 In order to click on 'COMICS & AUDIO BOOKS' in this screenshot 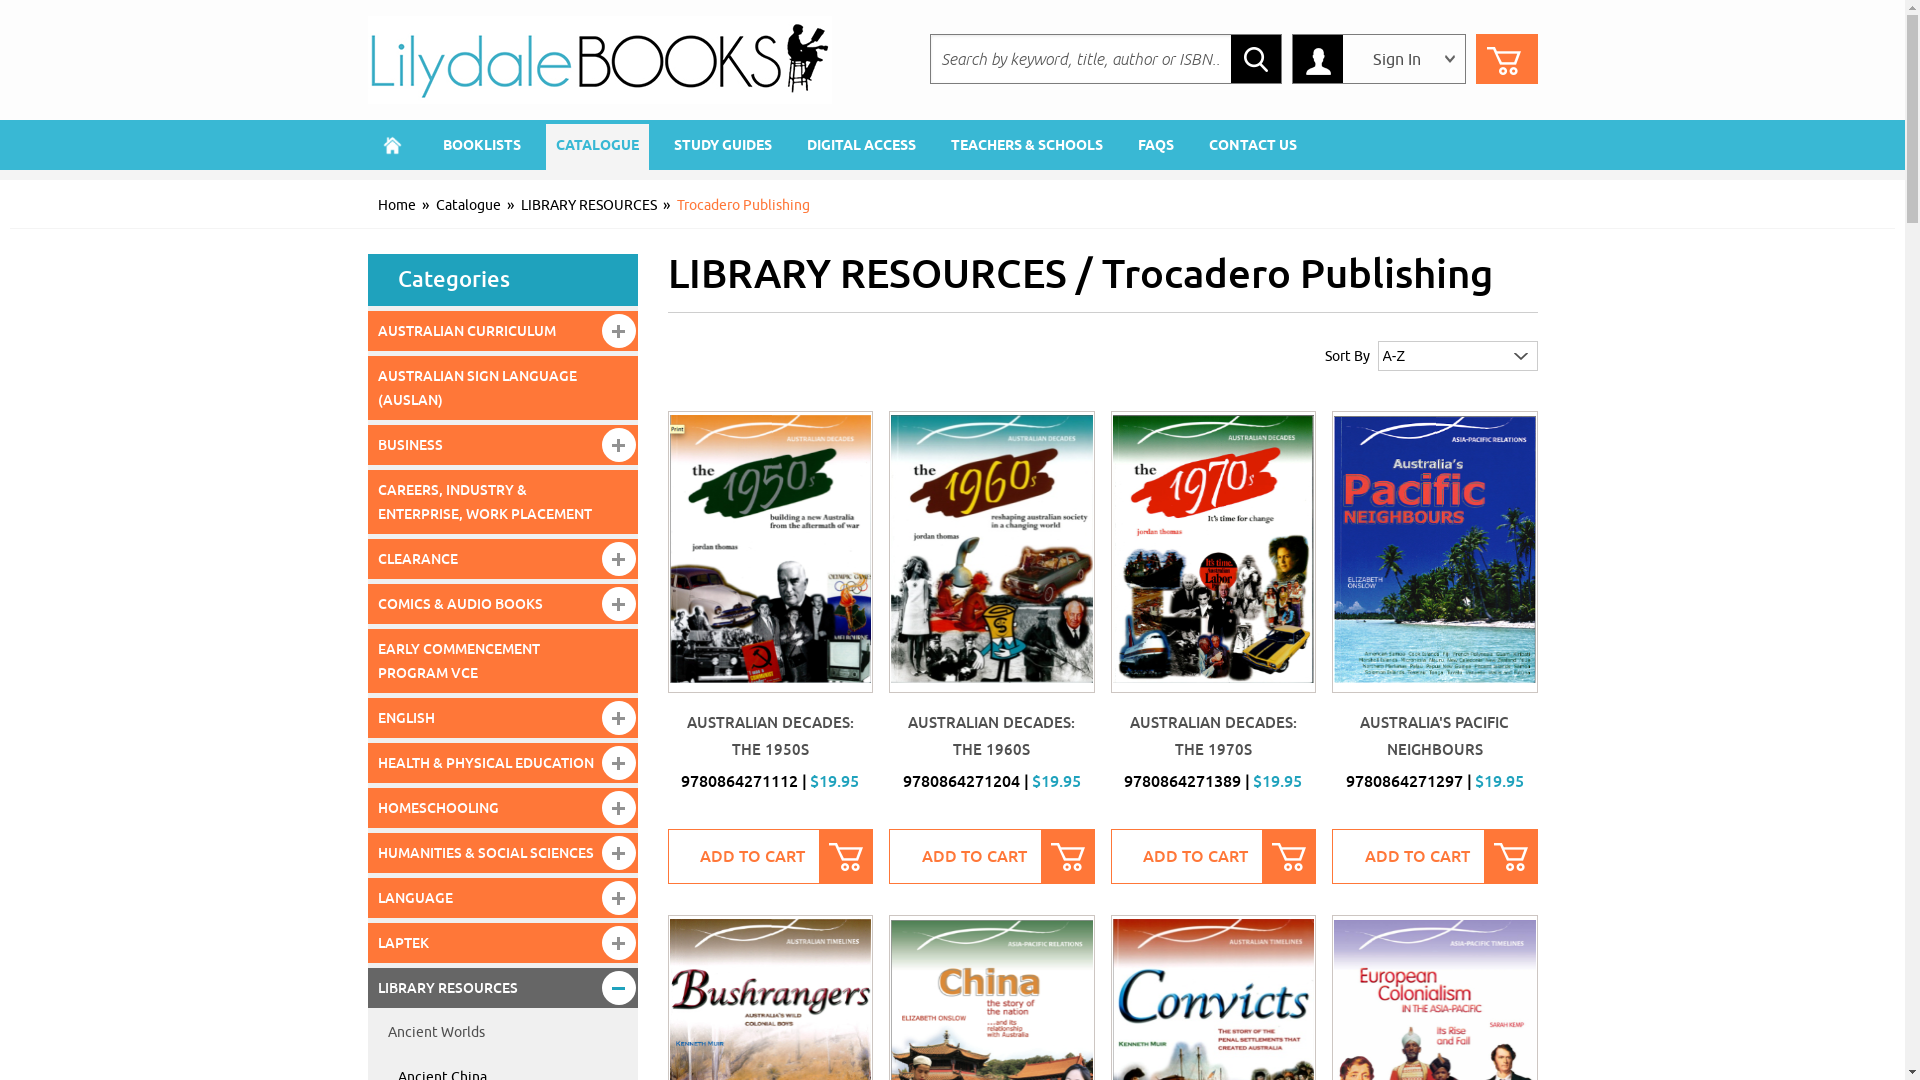, I will do `click(503, 603)`.